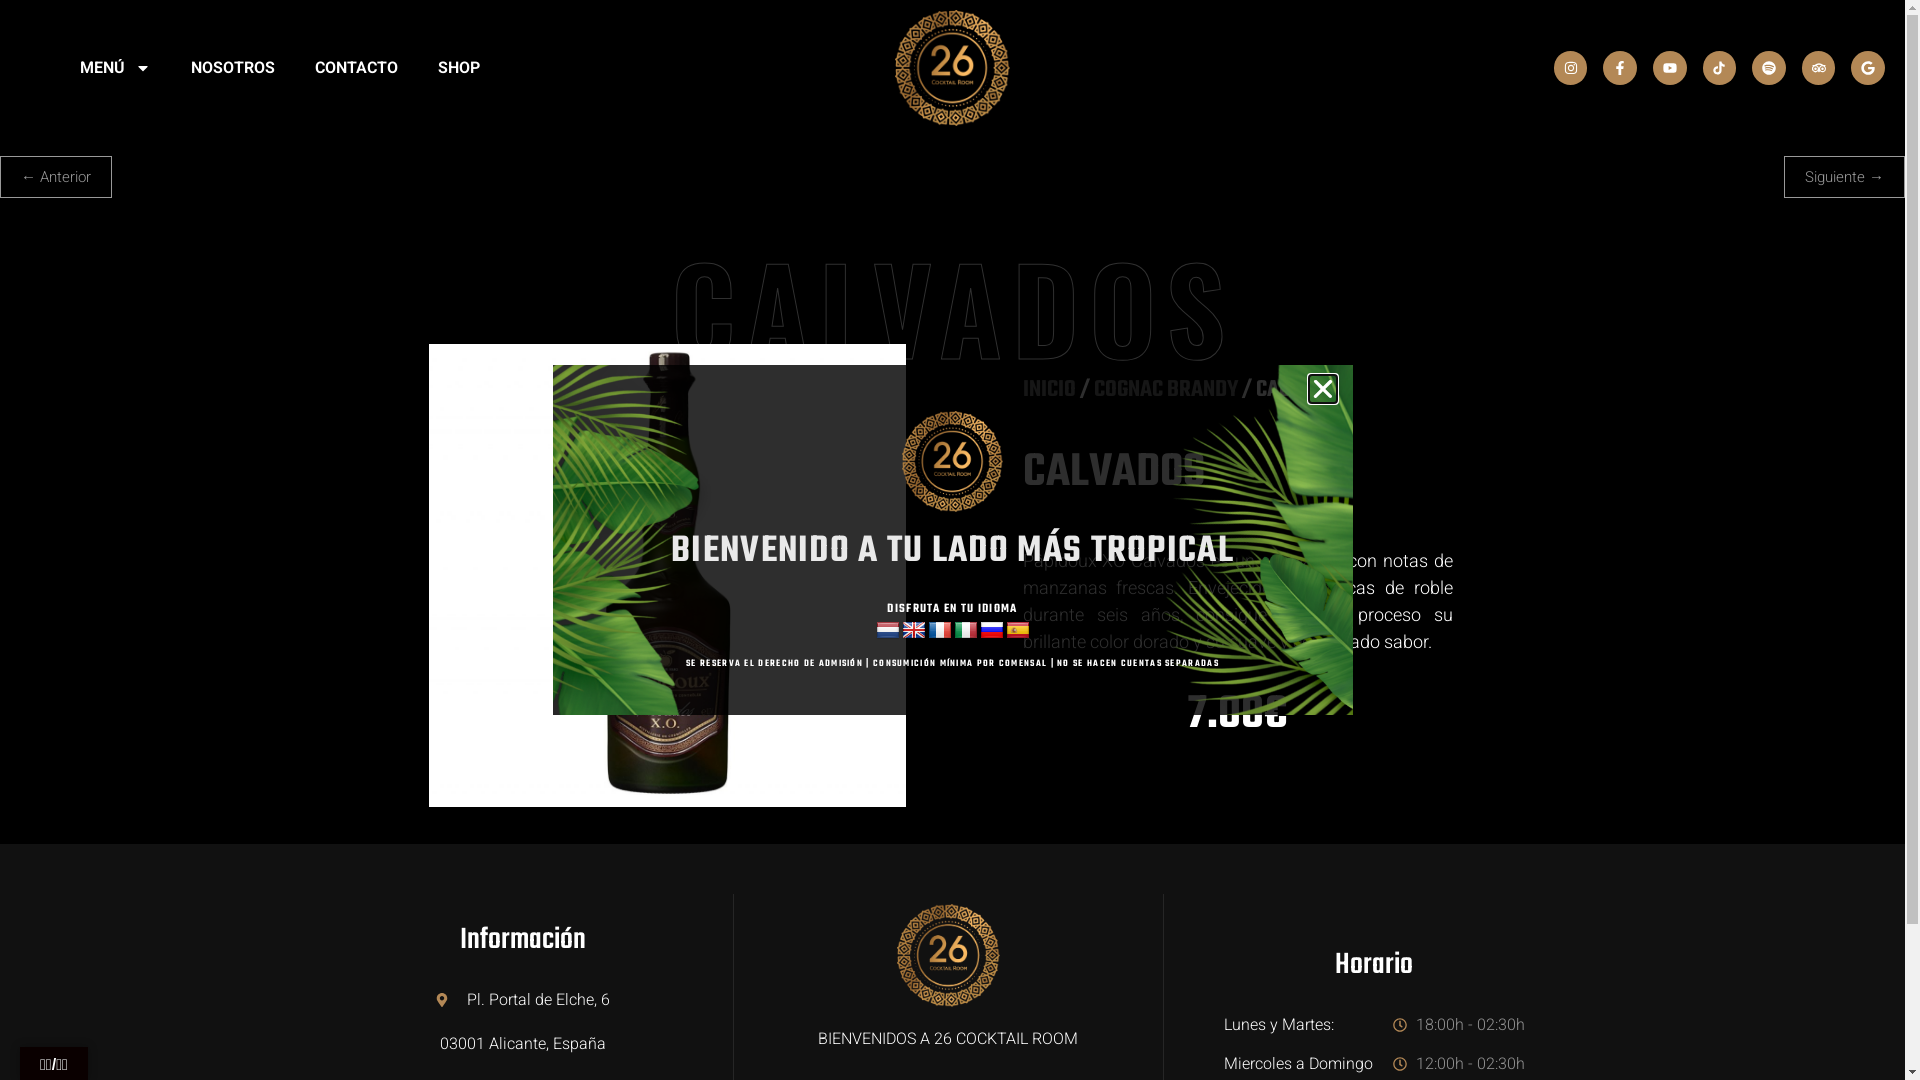 The width and height of the screenshot is (1920, 1080). I want to click on 'CONTACTO', so click(356, 67).